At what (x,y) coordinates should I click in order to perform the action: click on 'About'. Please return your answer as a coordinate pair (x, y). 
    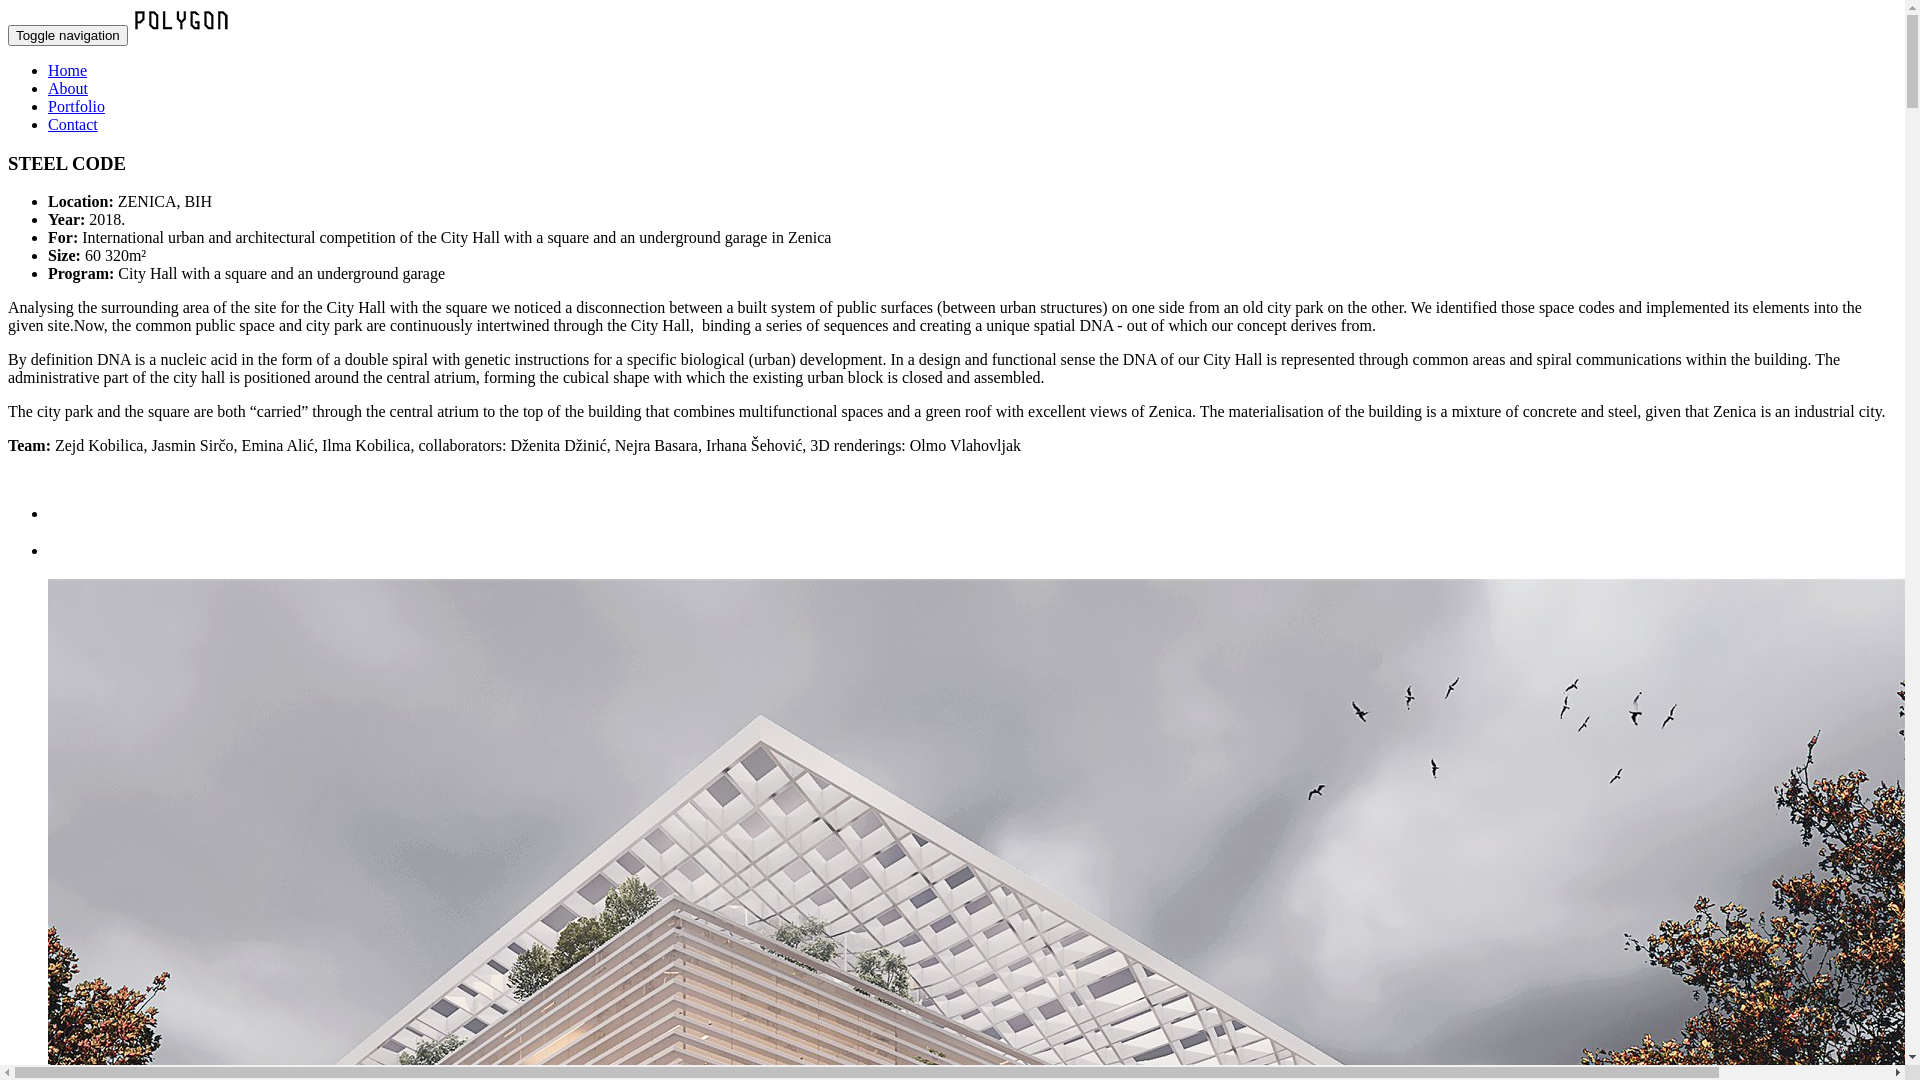
    Looking at the image, I should click on (67, 87).